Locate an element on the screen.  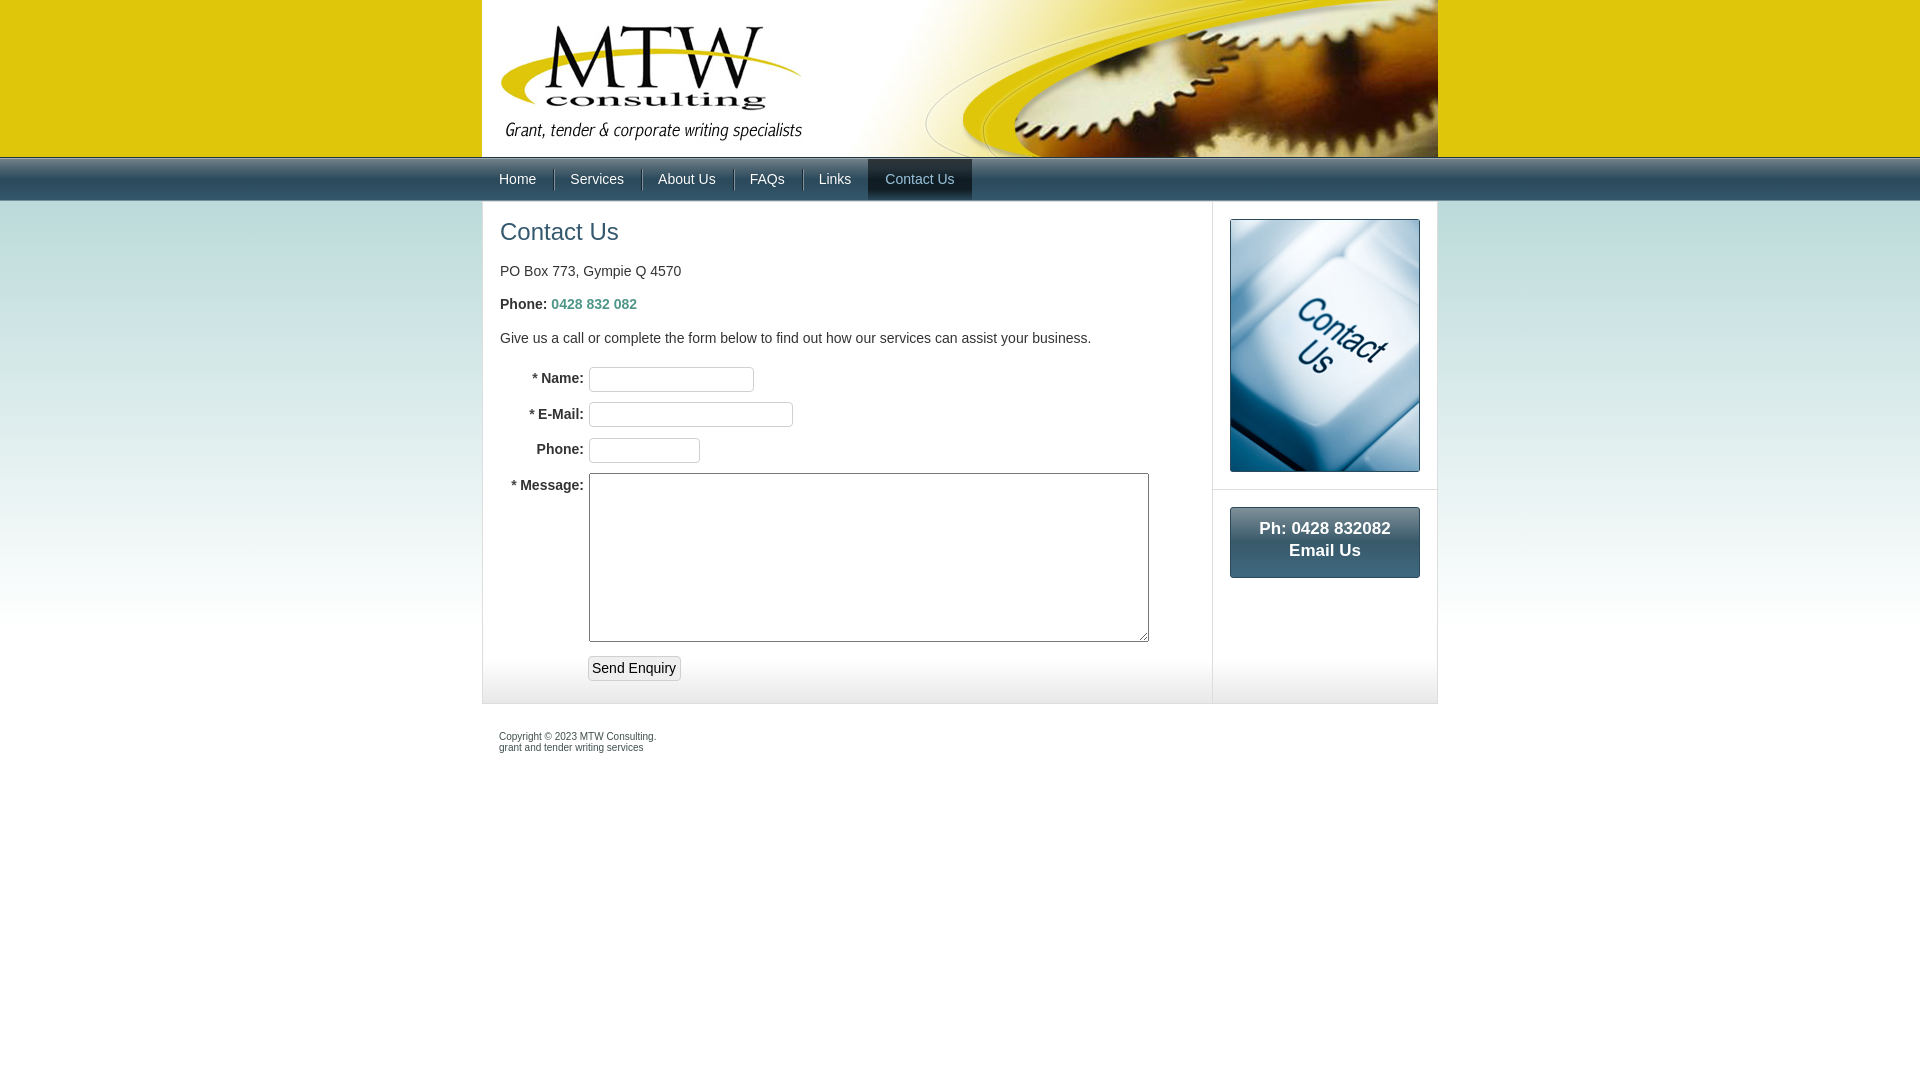
'Home' is located at coordinates (481, 178).